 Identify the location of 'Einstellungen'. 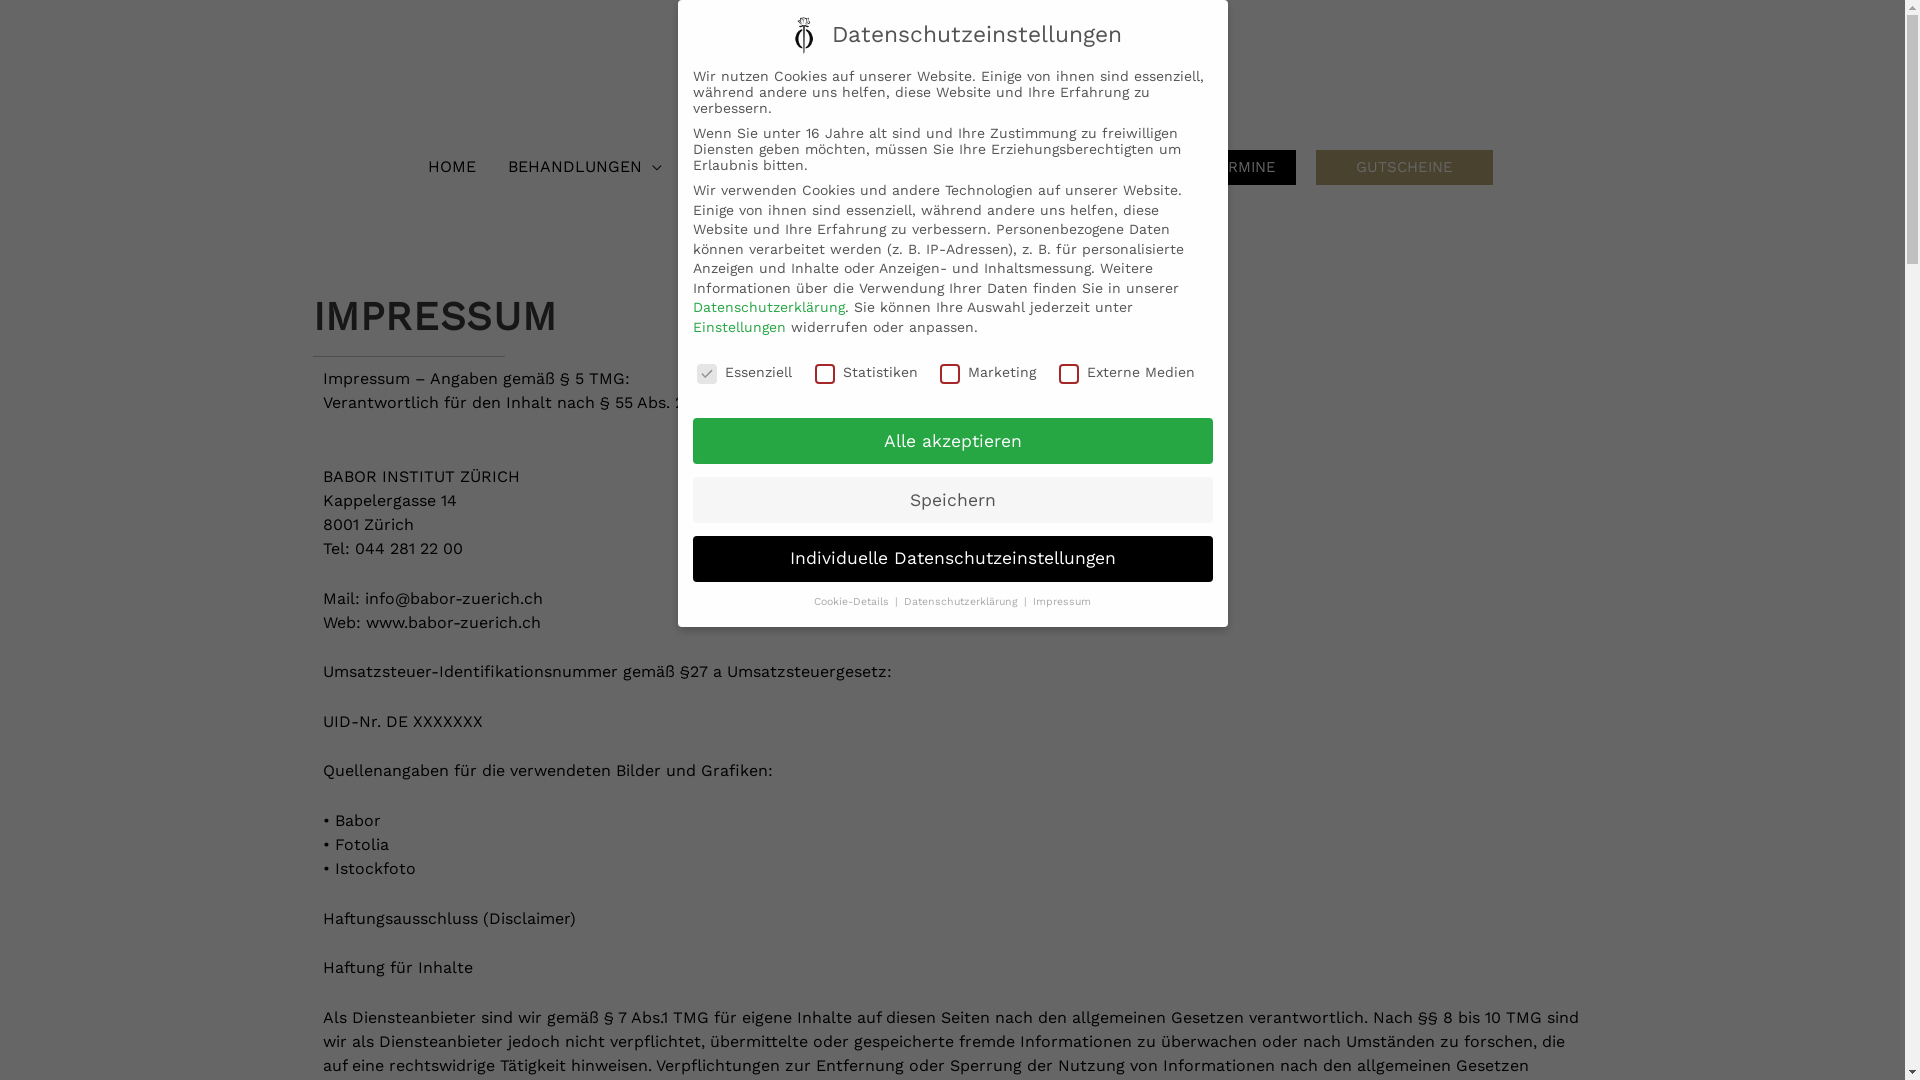
(737, 326).